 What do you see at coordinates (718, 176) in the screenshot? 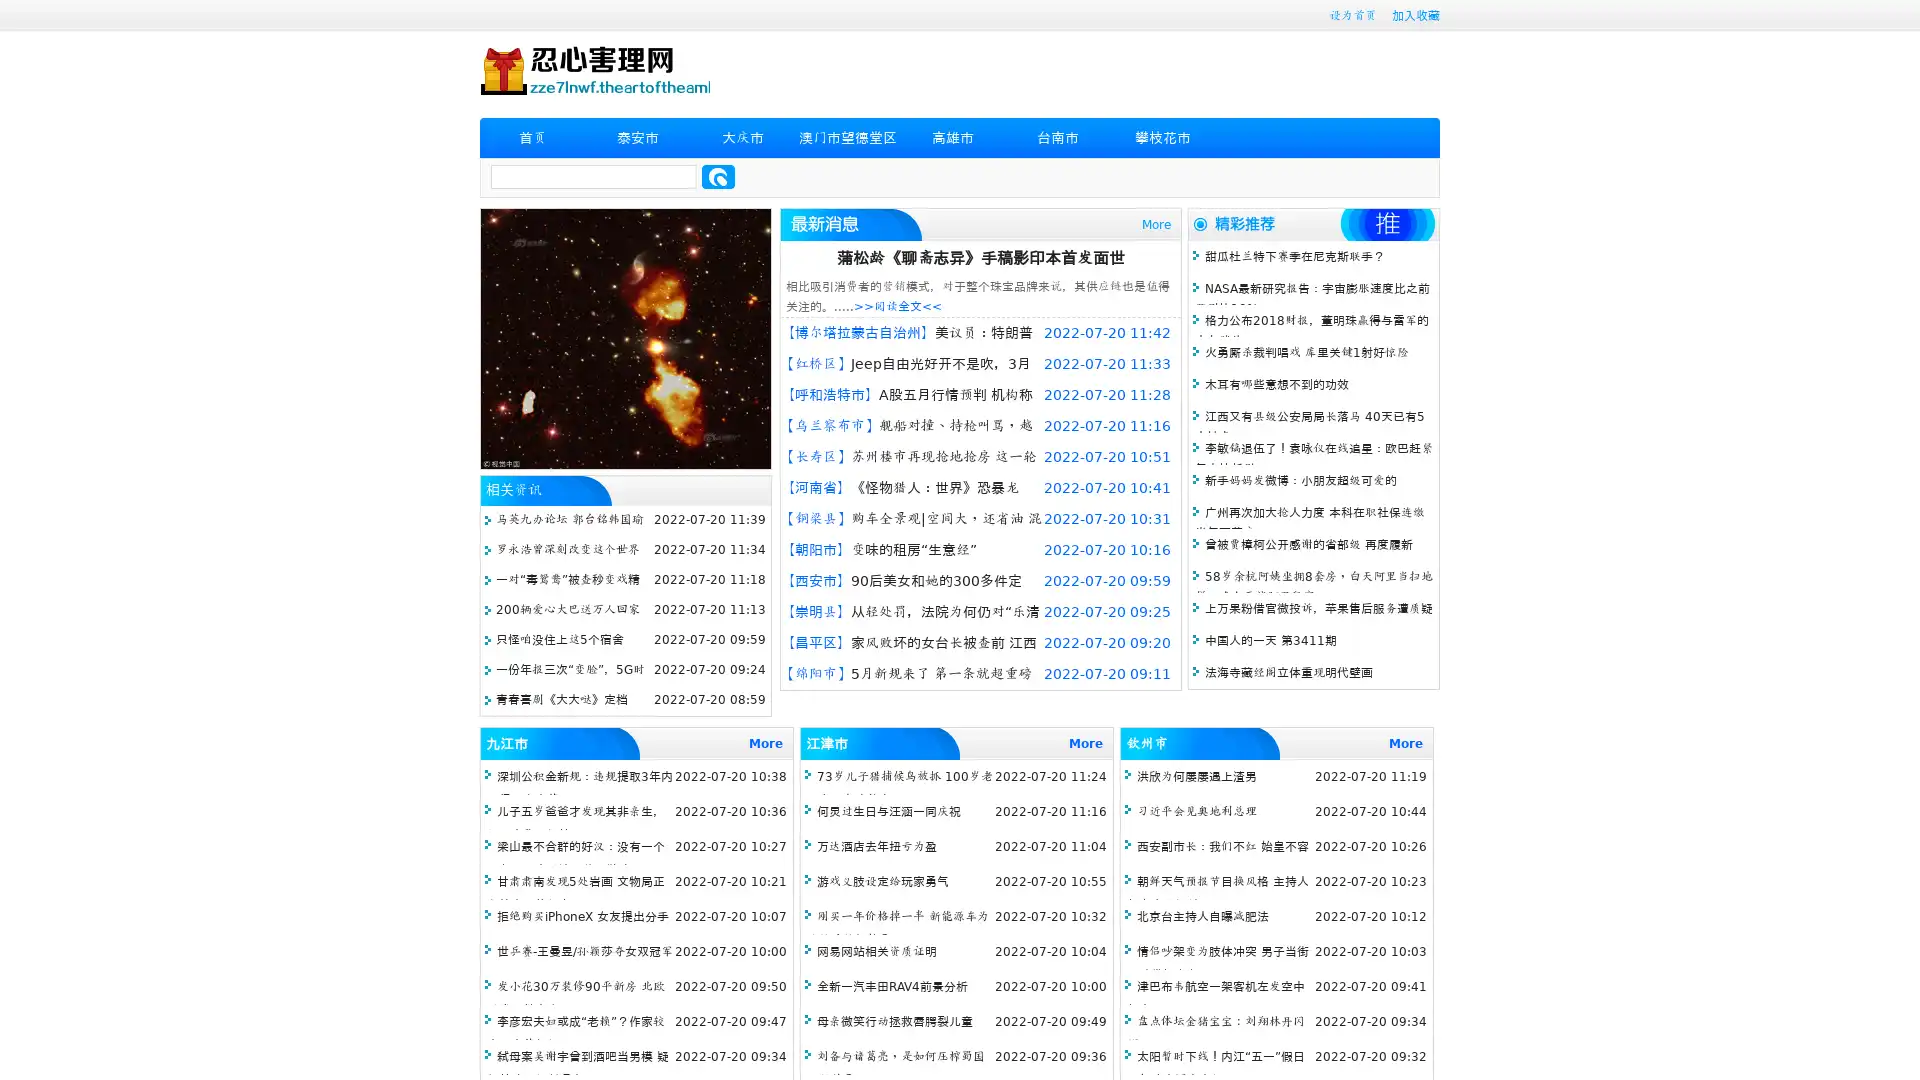
I see `Search` at bounding box center [718, 176].